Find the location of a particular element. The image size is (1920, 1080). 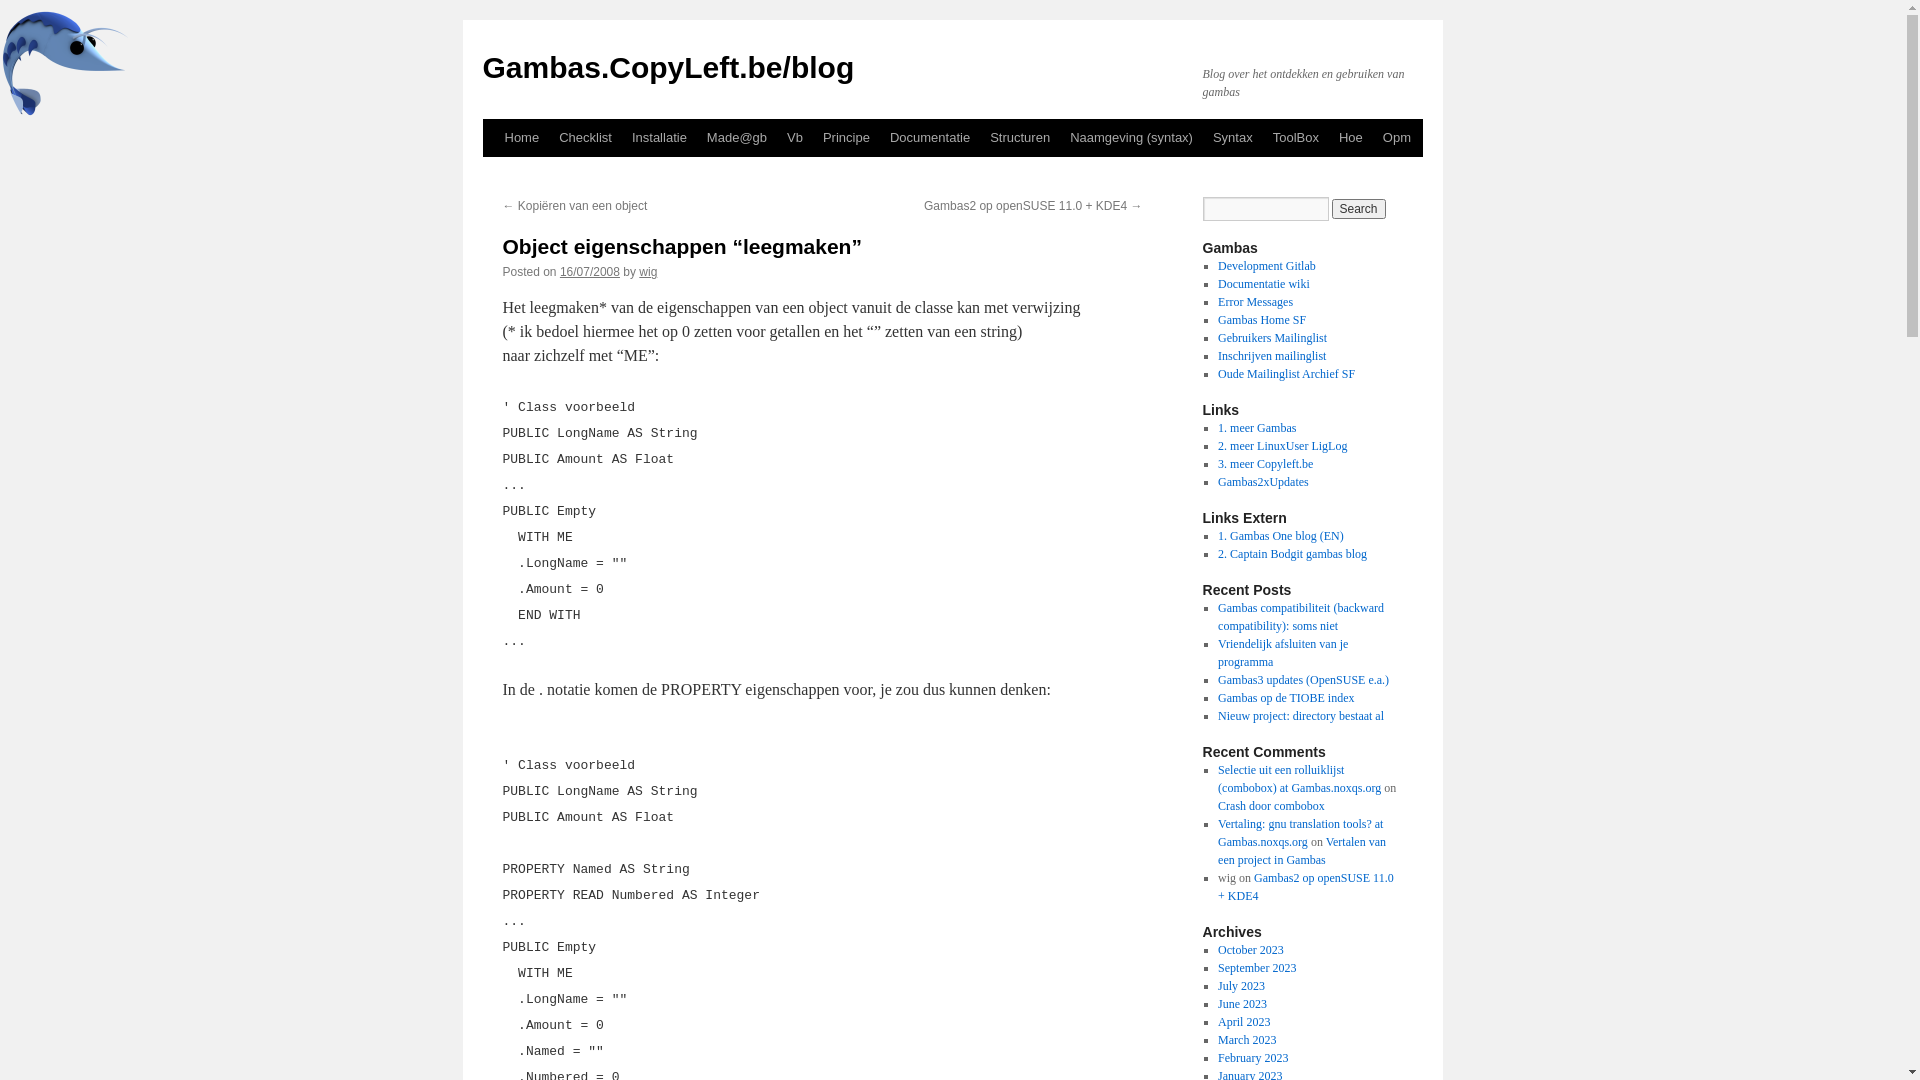

'Gambas.CopyLeft.be/blog' is located at coordinates (667, 66).